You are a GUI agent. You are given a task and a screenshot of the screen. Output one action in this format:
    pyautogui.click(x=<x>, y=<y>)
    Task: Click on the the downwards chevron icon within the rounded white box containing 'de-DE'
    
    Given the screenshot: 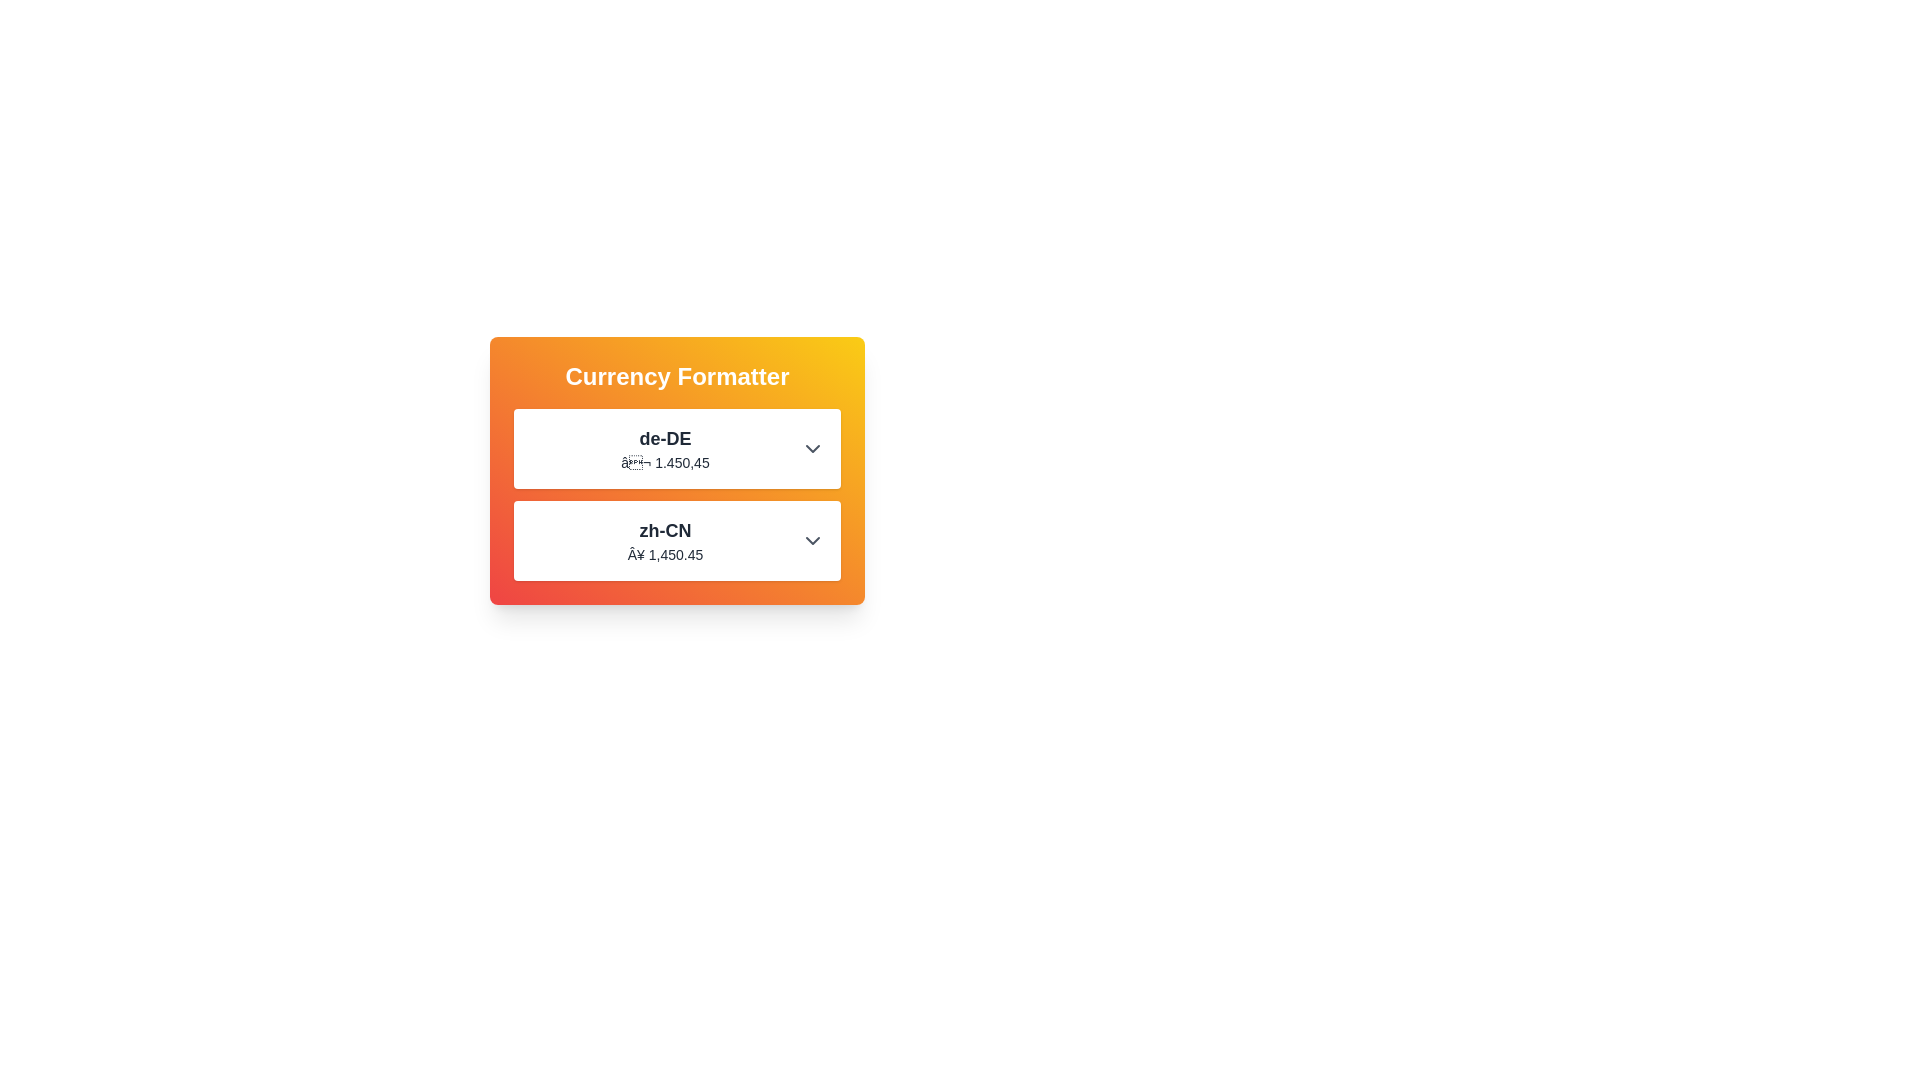 What is the action you would take?
    pyautogui.click(x=812, y=447)
    